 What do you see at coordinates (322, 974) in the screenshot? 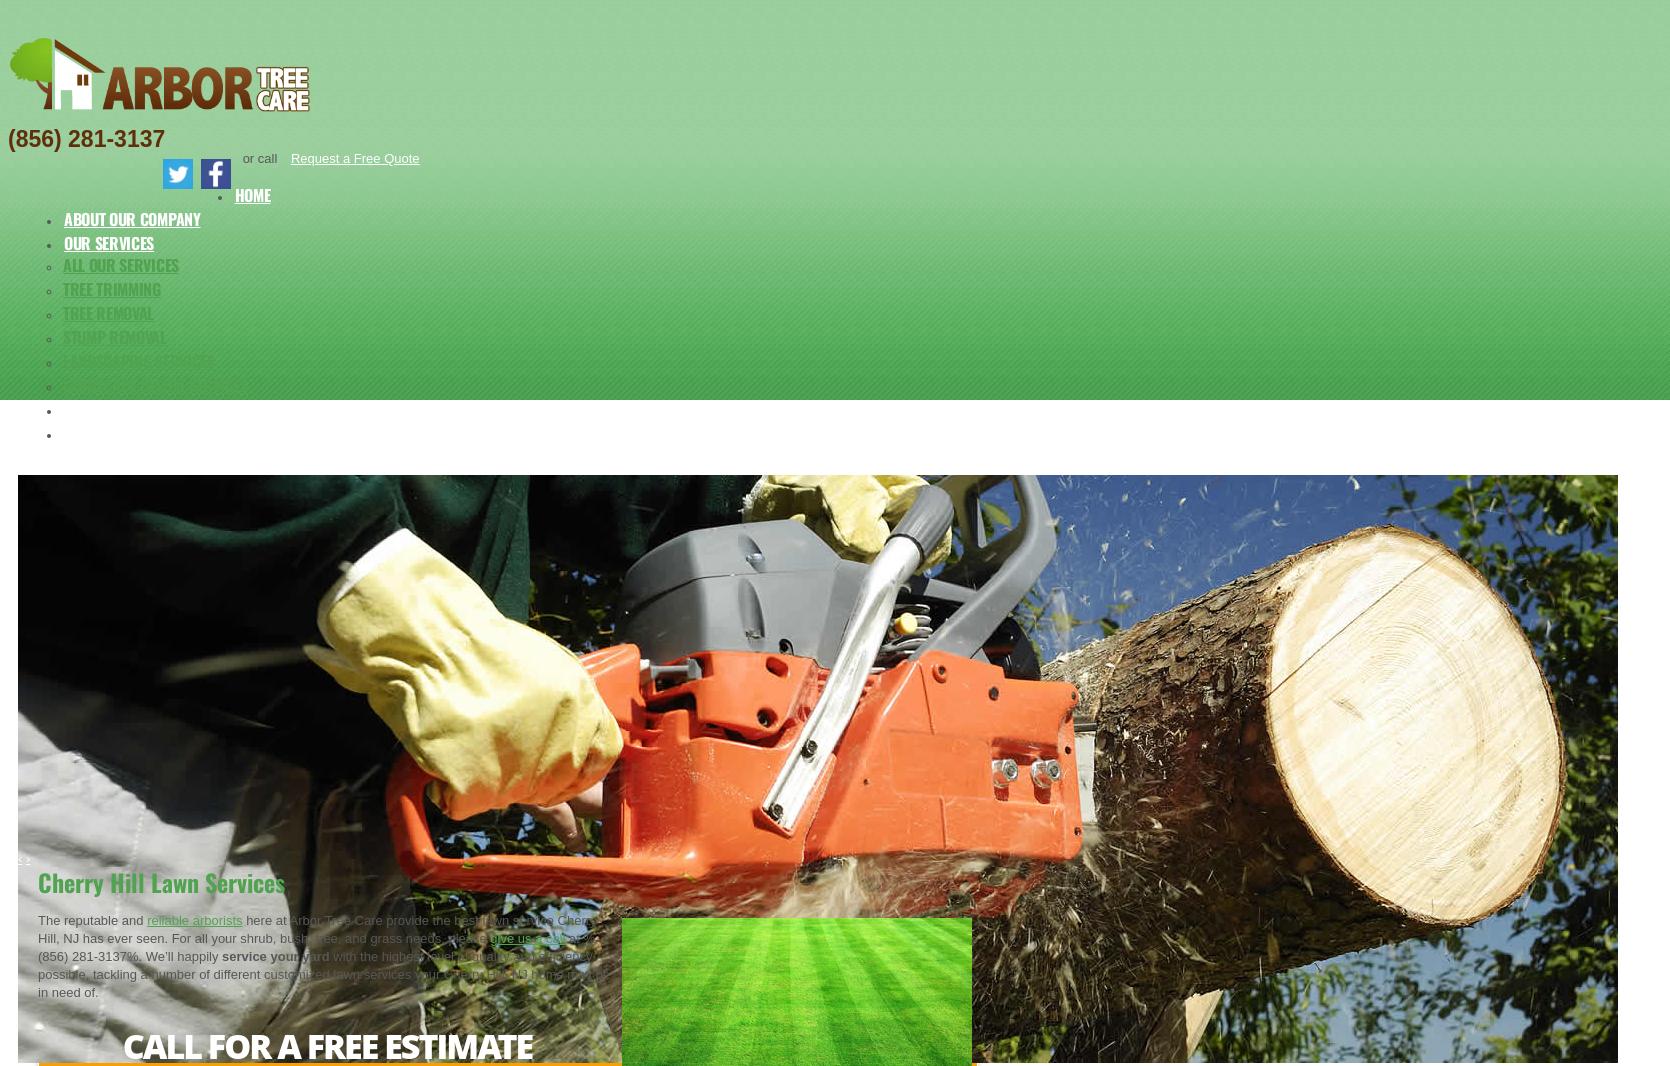
I see `'with the highest level of quality and efficiency possible, tackling a number of different customized lawn services your Cherry Hill, NJ home may be in need of.'` at bounding box center [322, 974].